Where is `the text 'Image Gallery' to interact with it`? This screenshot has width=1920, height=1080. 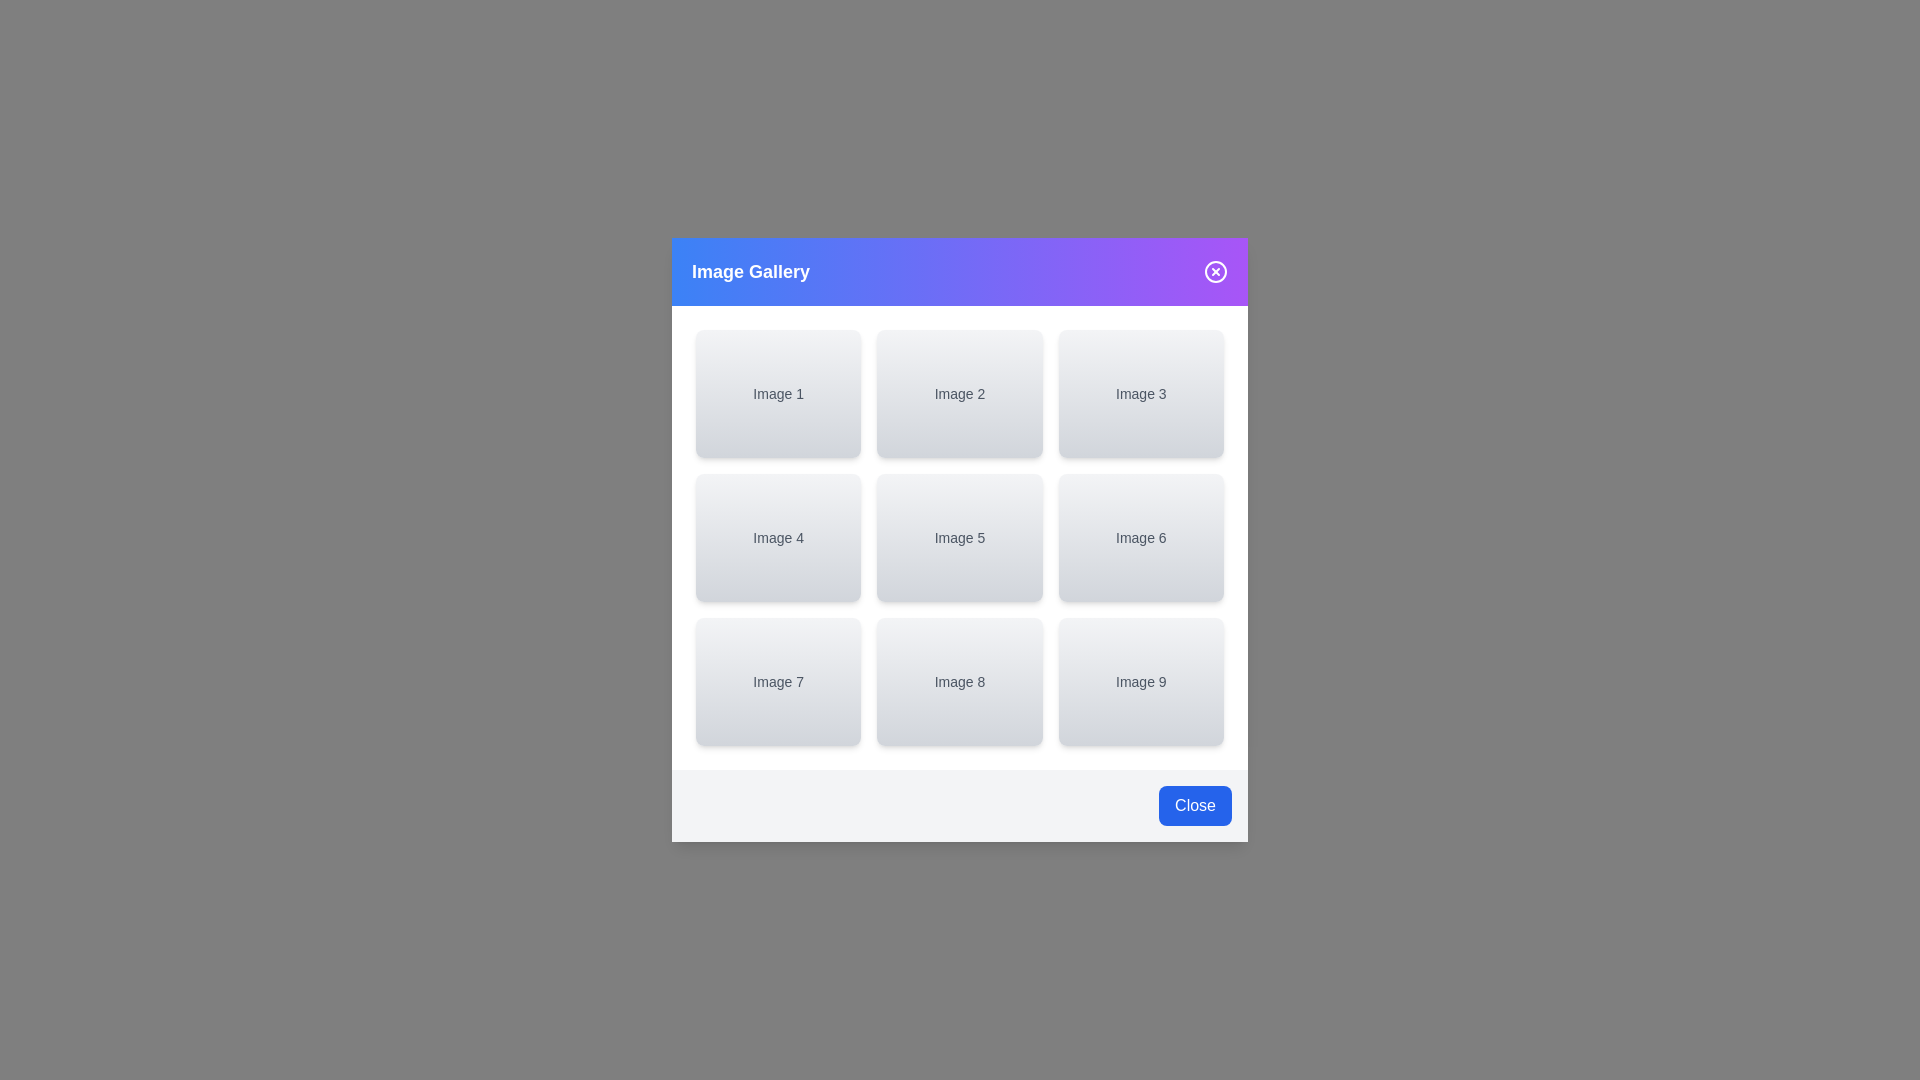
the text 'Image Gallery' to interact with it is located at coordinates (749, 272).